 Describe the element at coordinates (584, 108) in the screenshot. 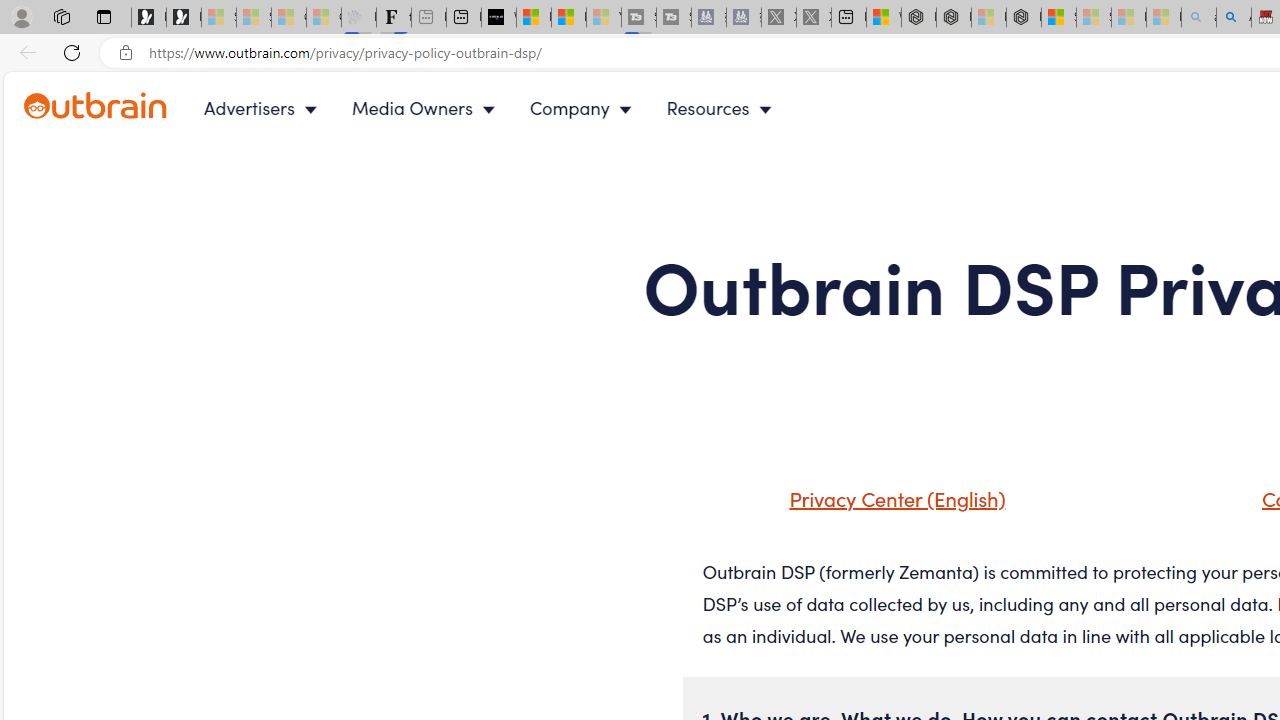

I see `'Company'` at that location.